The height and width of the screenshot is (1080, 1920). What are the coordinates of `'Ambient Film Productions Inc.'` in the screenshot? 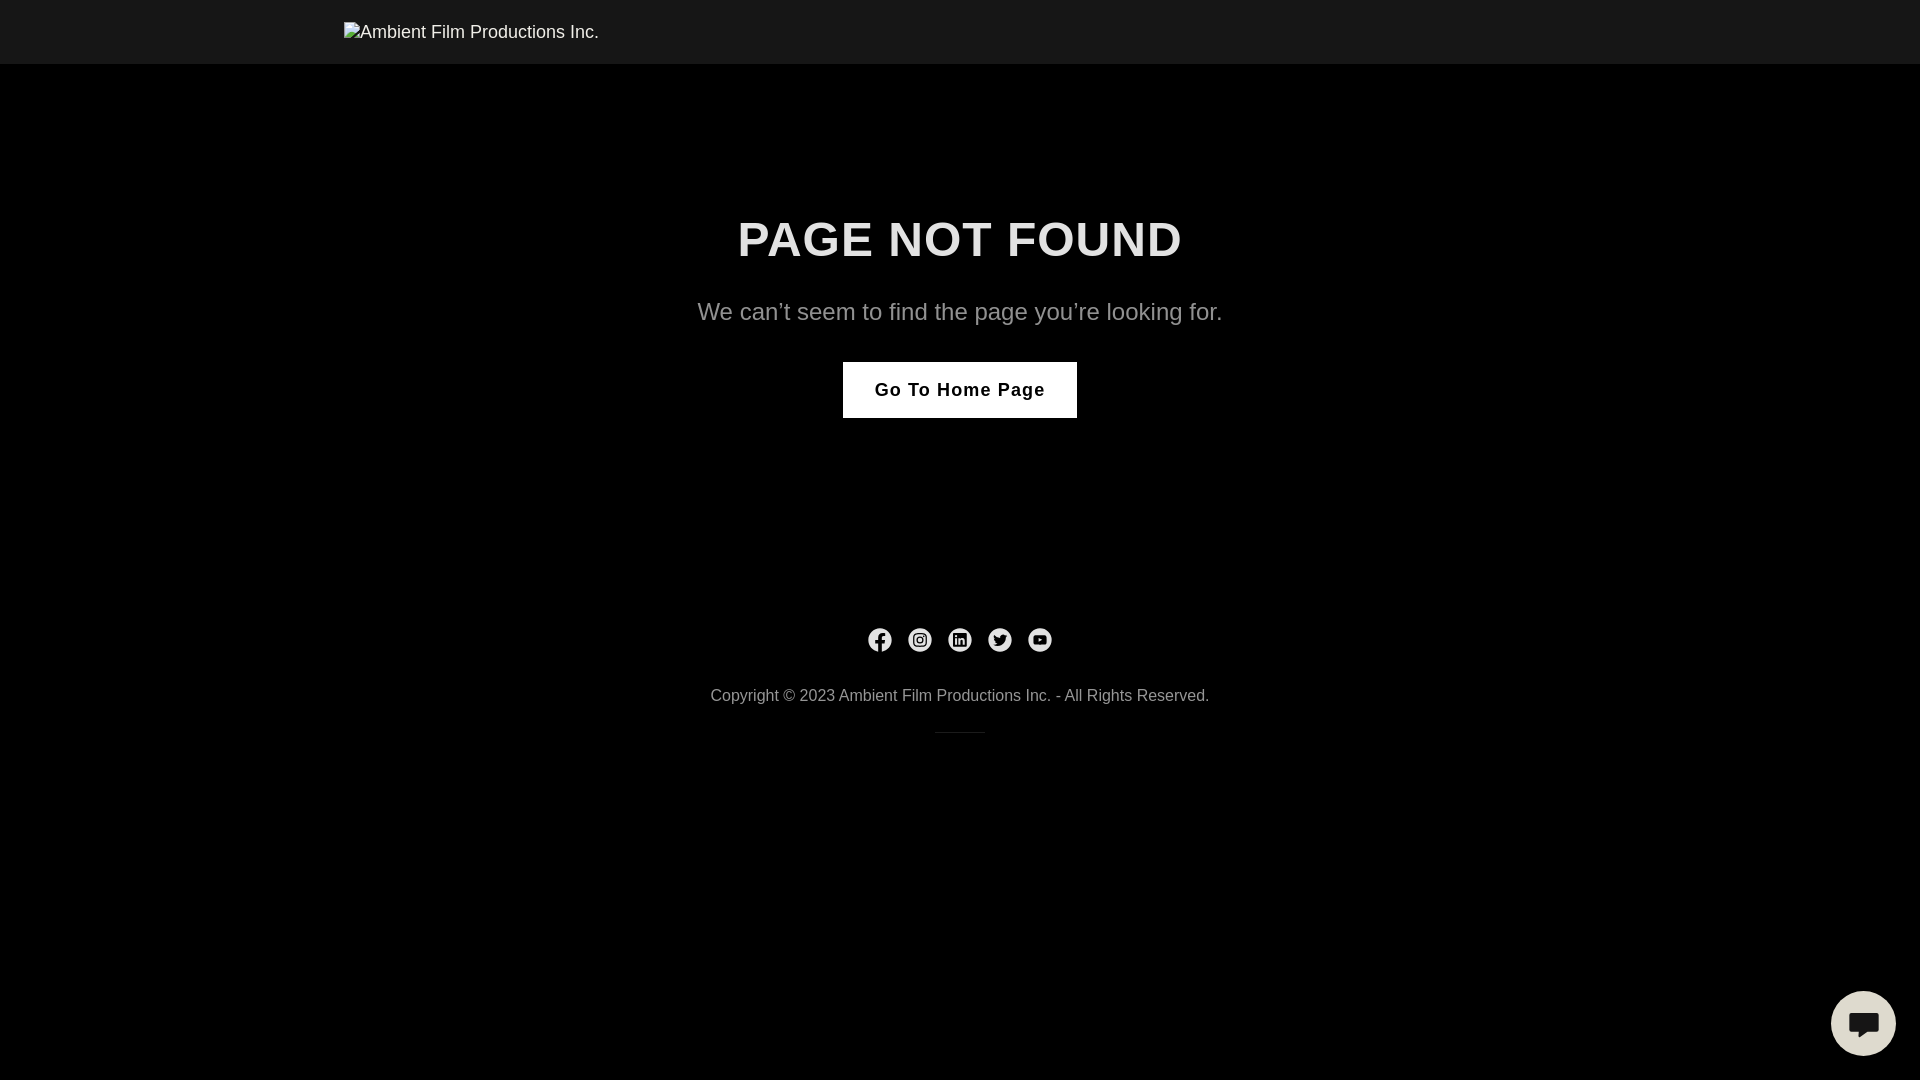 It's located at (344, 30).